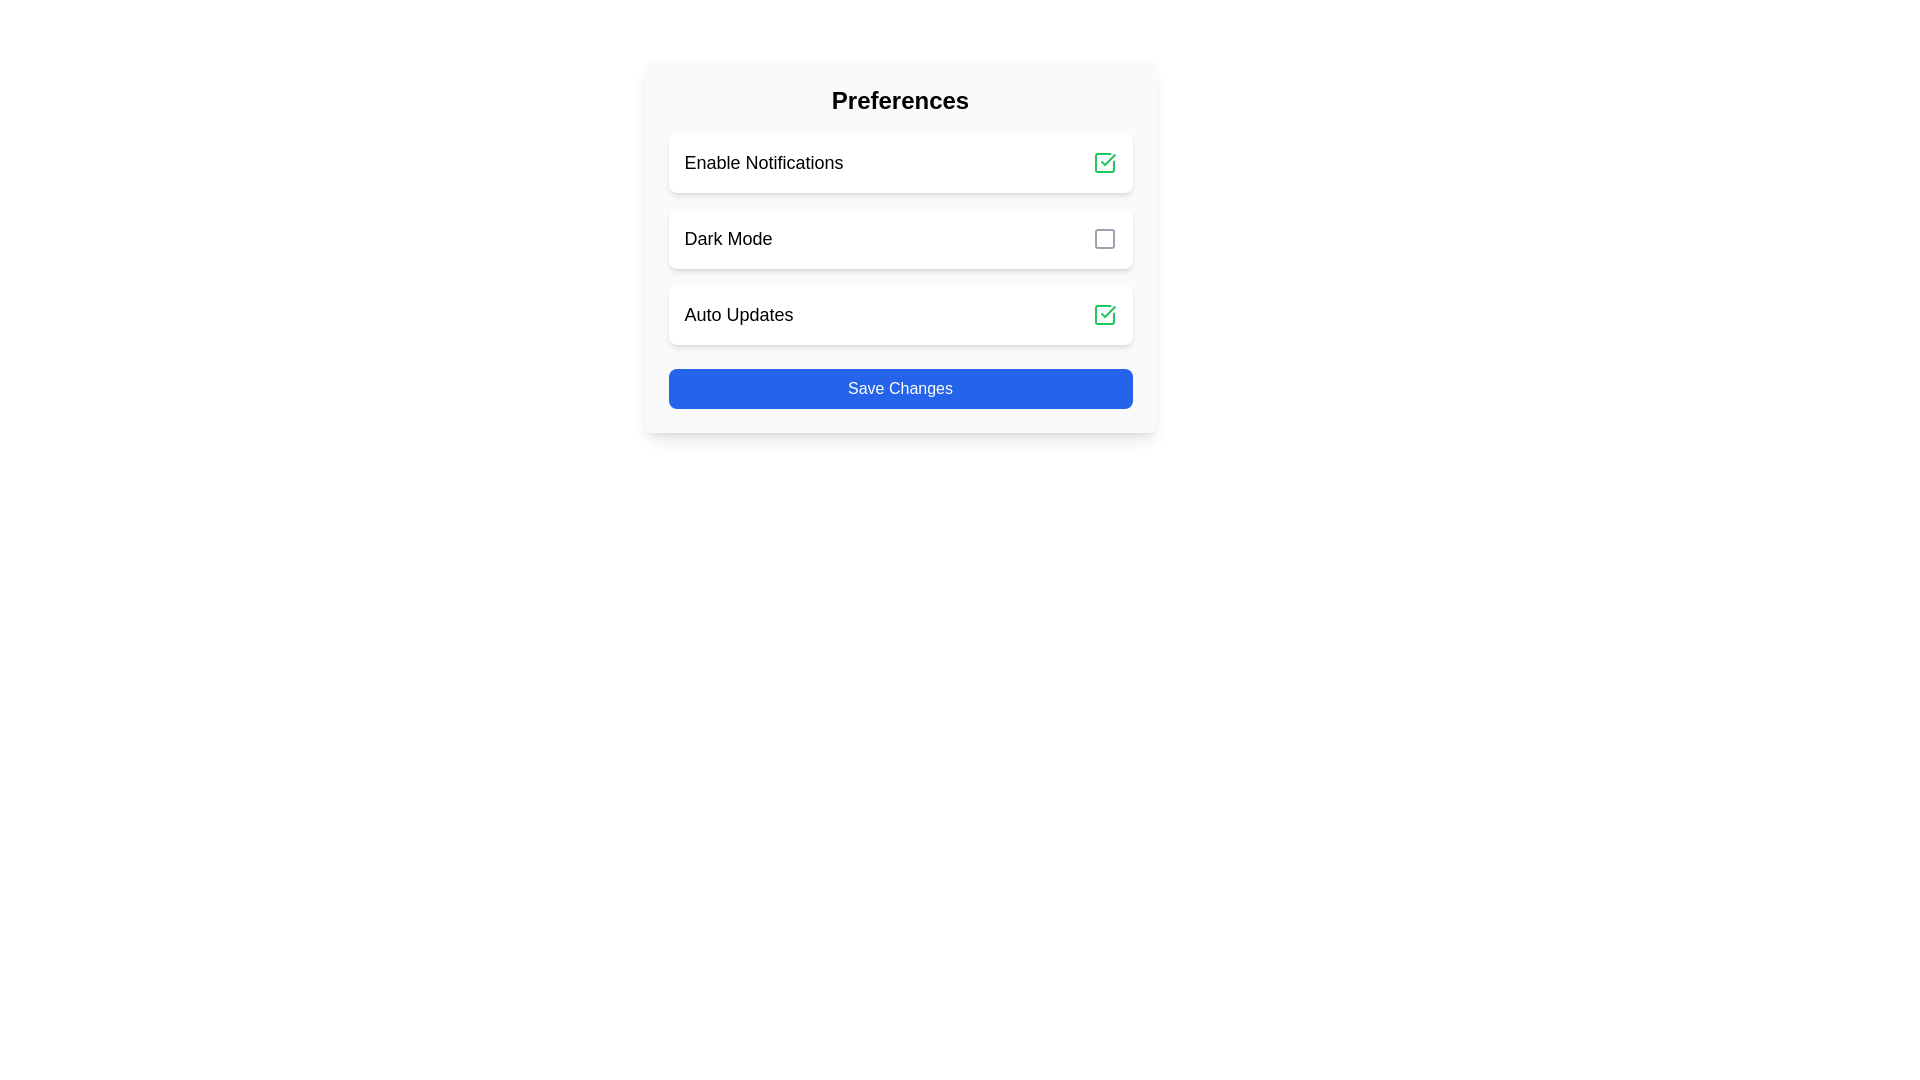 The width and height of the screenshot is (1920, 1080). What do you see at coordinates (1103, 161) in the screenshot?
I see `the green checkmark icon indicating selection or confirmation, located to the right of 'Enable Notifications'` at bounding box center [1103, 161].